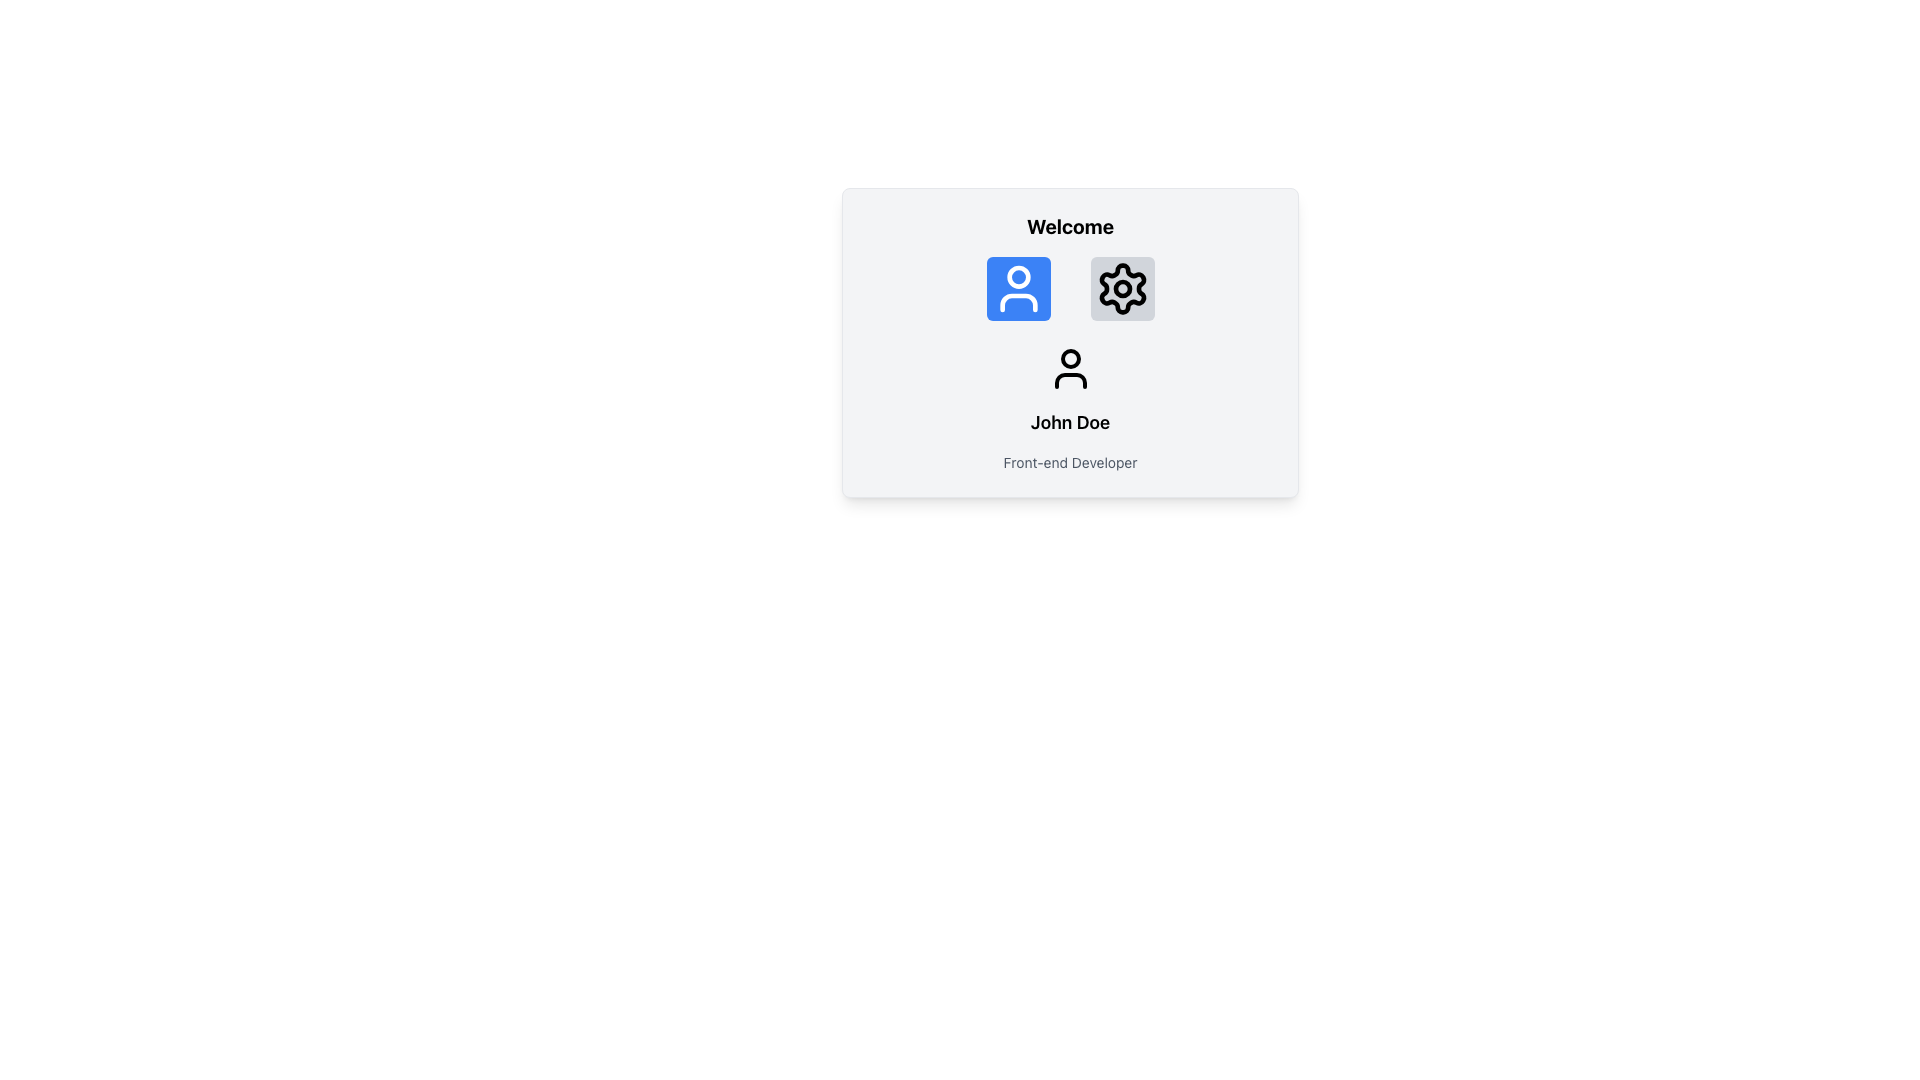 Image resolution: width=1920 pixels, height=1080 pixels. Describe the element at coordinates (1069, 462) in the screenshot. I see `the text label displaying the job title or role for the user, located at the bottom of the vertically-arranged group containing an icon and the bold name 'John Doe'` at that location.